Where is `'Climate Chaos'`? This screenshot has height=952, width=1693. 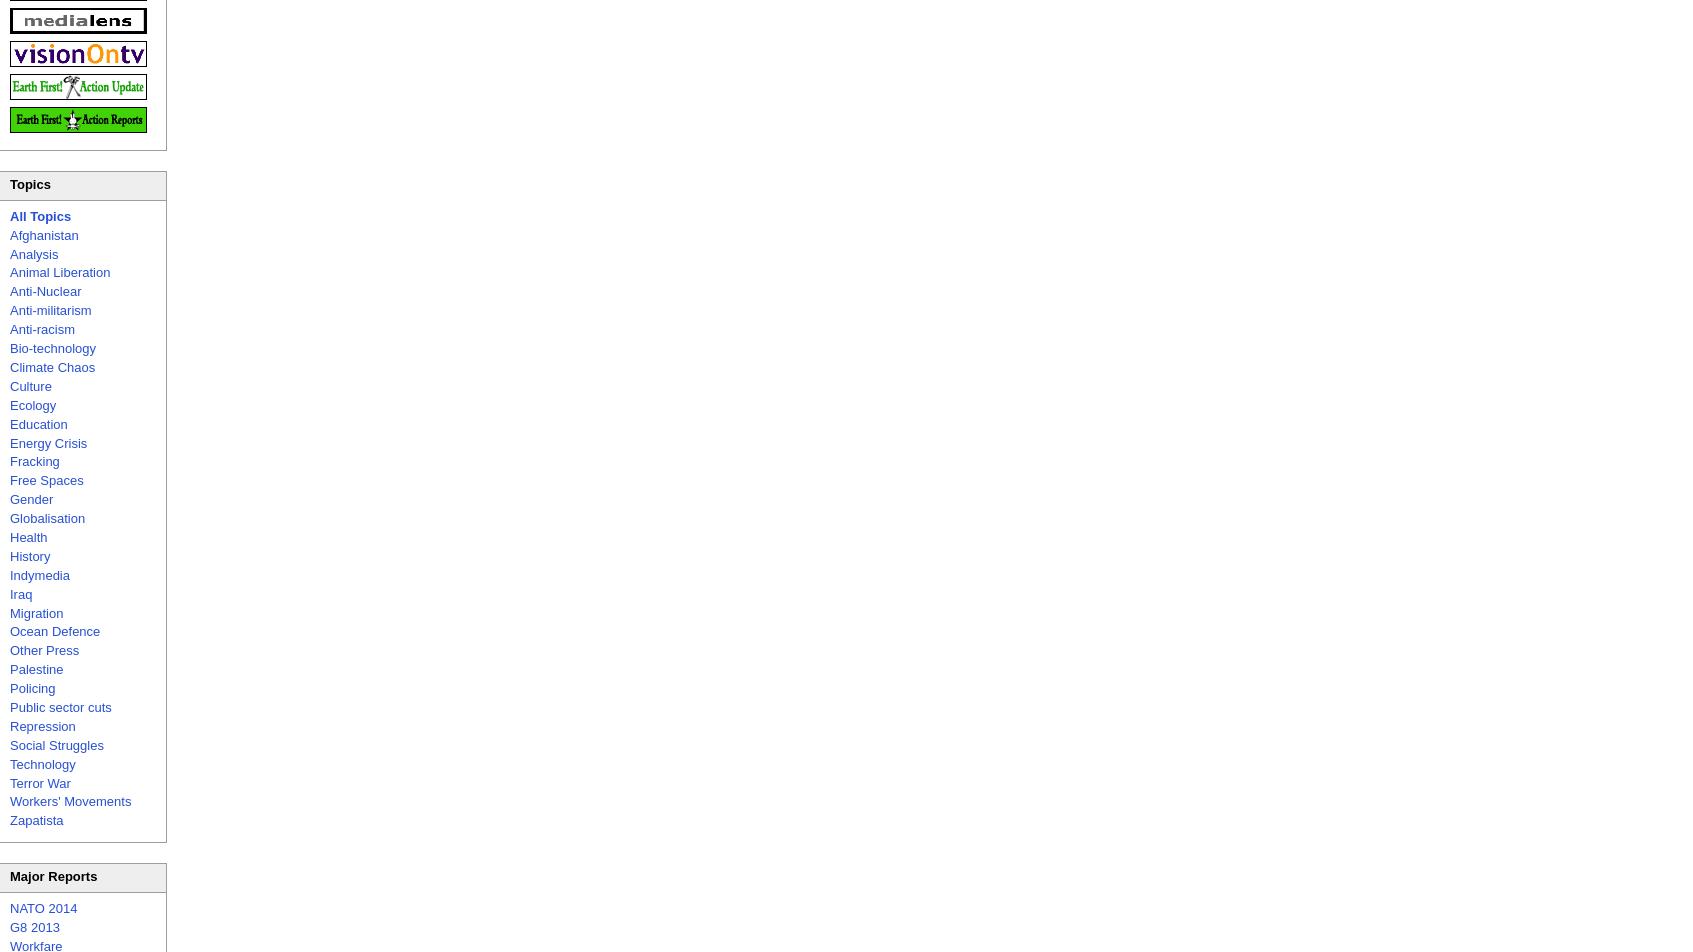 'Climate Chaos' is located at coordinates (51, 366).